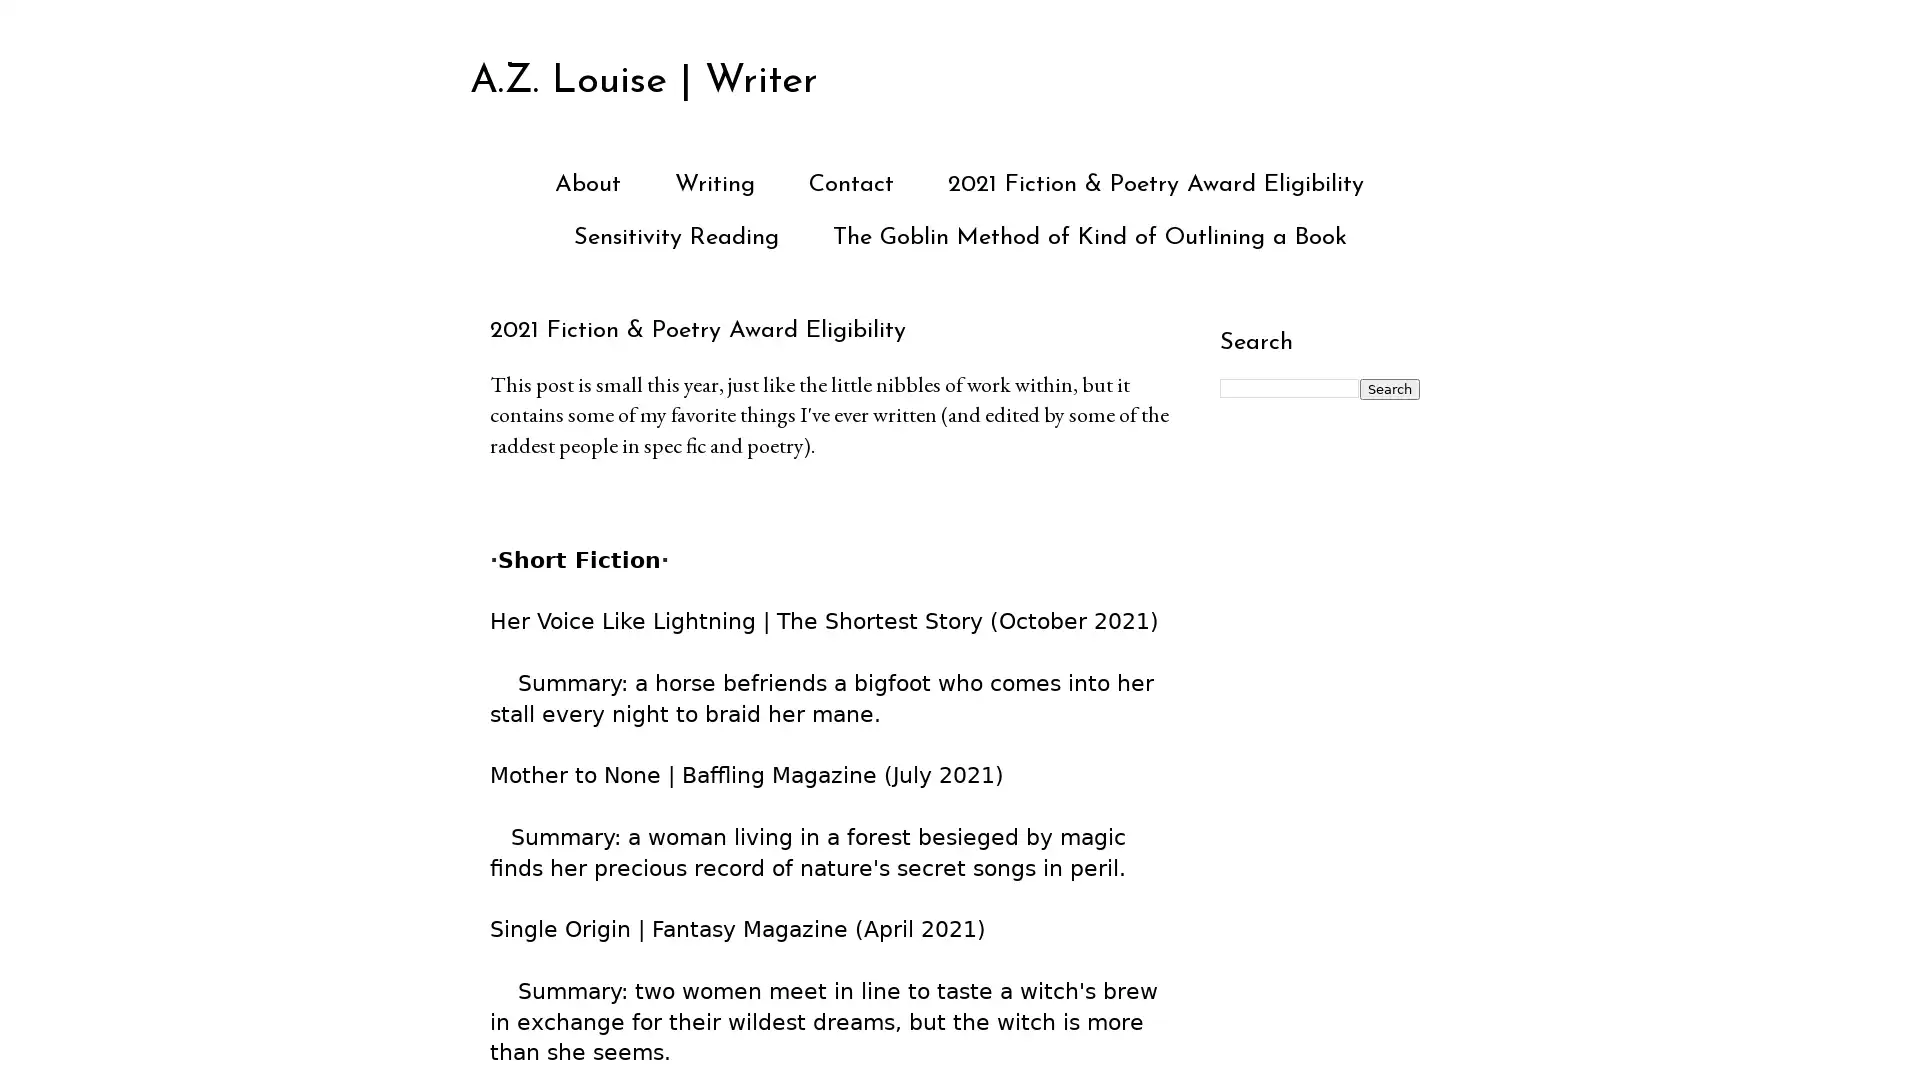  I want to click on Search, so click(1389, 388).